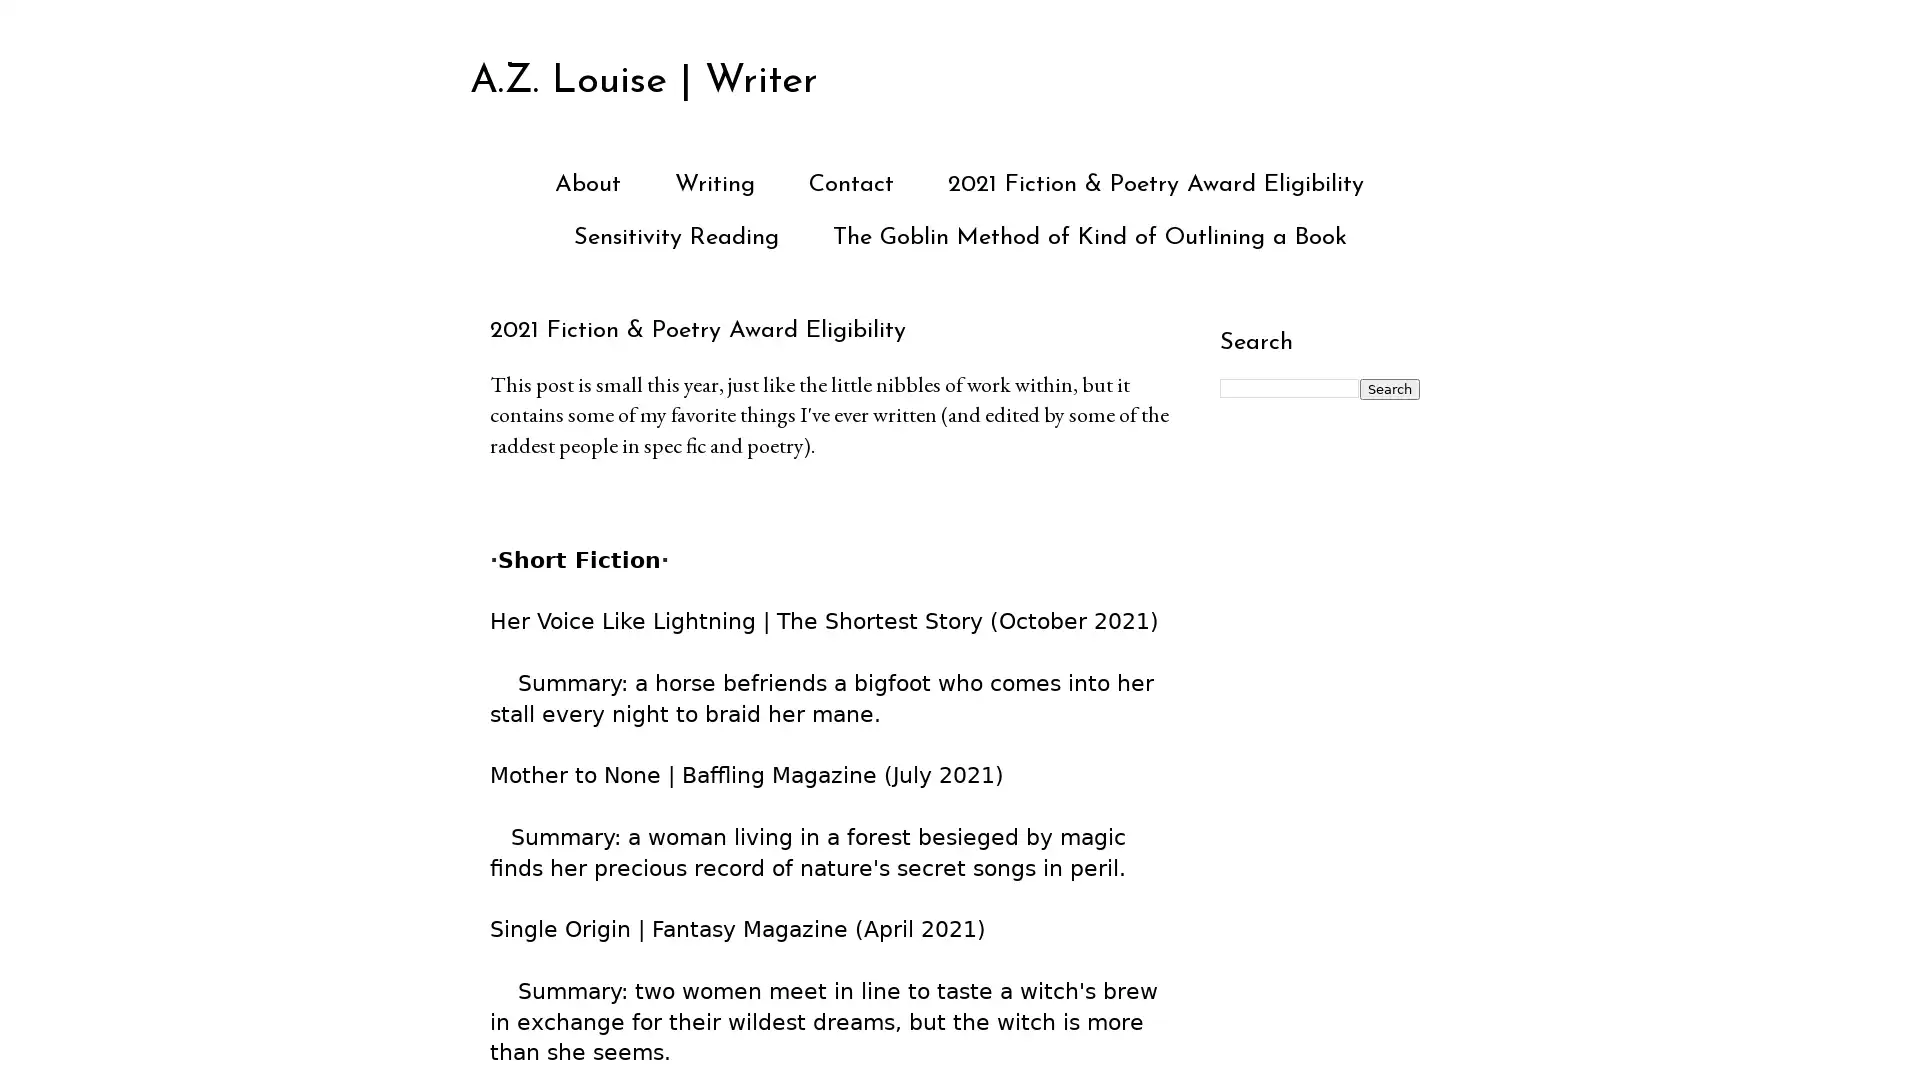  I want to click on Search, so click(1389, 388).